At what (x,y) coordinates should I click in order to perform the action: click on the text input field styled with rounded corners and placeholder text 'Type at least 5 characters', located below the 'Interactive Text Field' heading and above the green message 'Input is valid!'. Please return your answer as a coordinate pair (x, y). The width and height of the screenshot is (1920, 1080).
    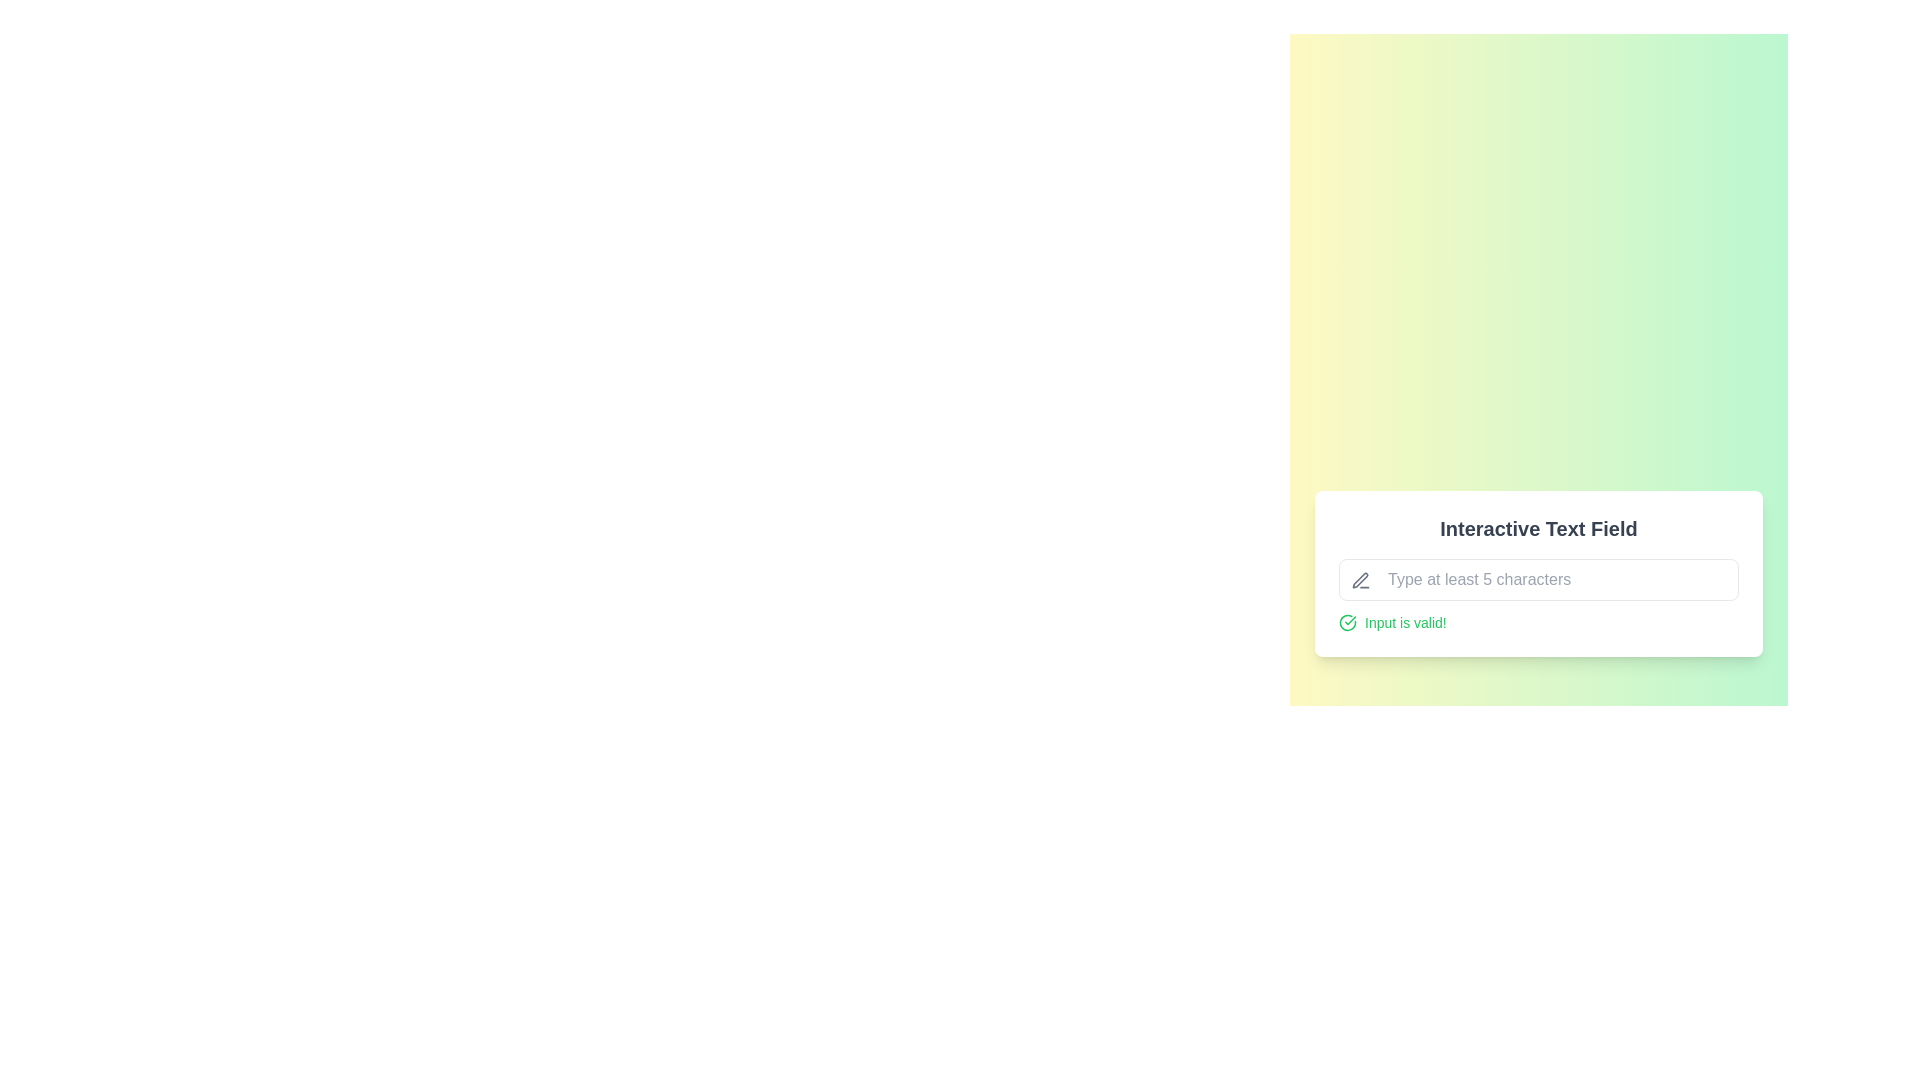
    Looking at the image, I should click on (1538, 579).